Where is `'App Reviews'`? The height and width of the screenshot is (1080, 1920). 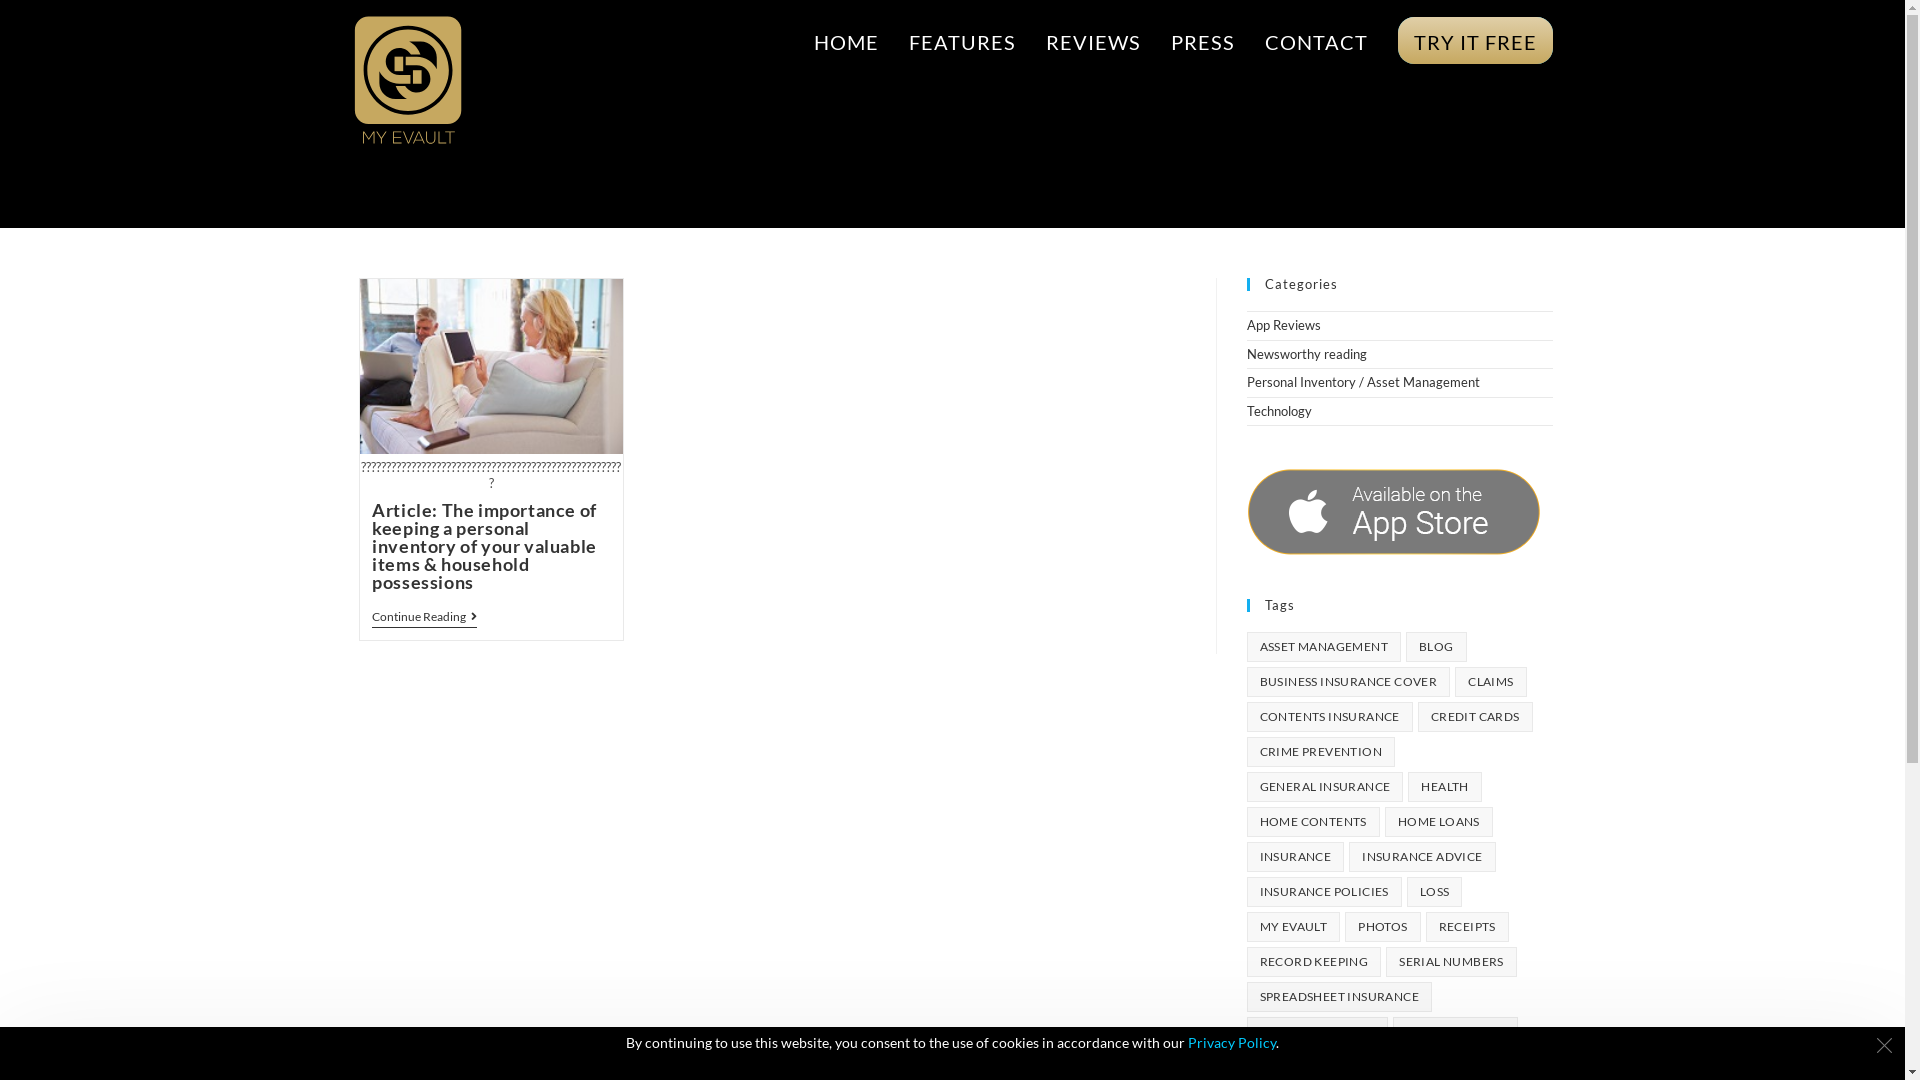
'App Reviews' is located at coordinates (1282, 323).